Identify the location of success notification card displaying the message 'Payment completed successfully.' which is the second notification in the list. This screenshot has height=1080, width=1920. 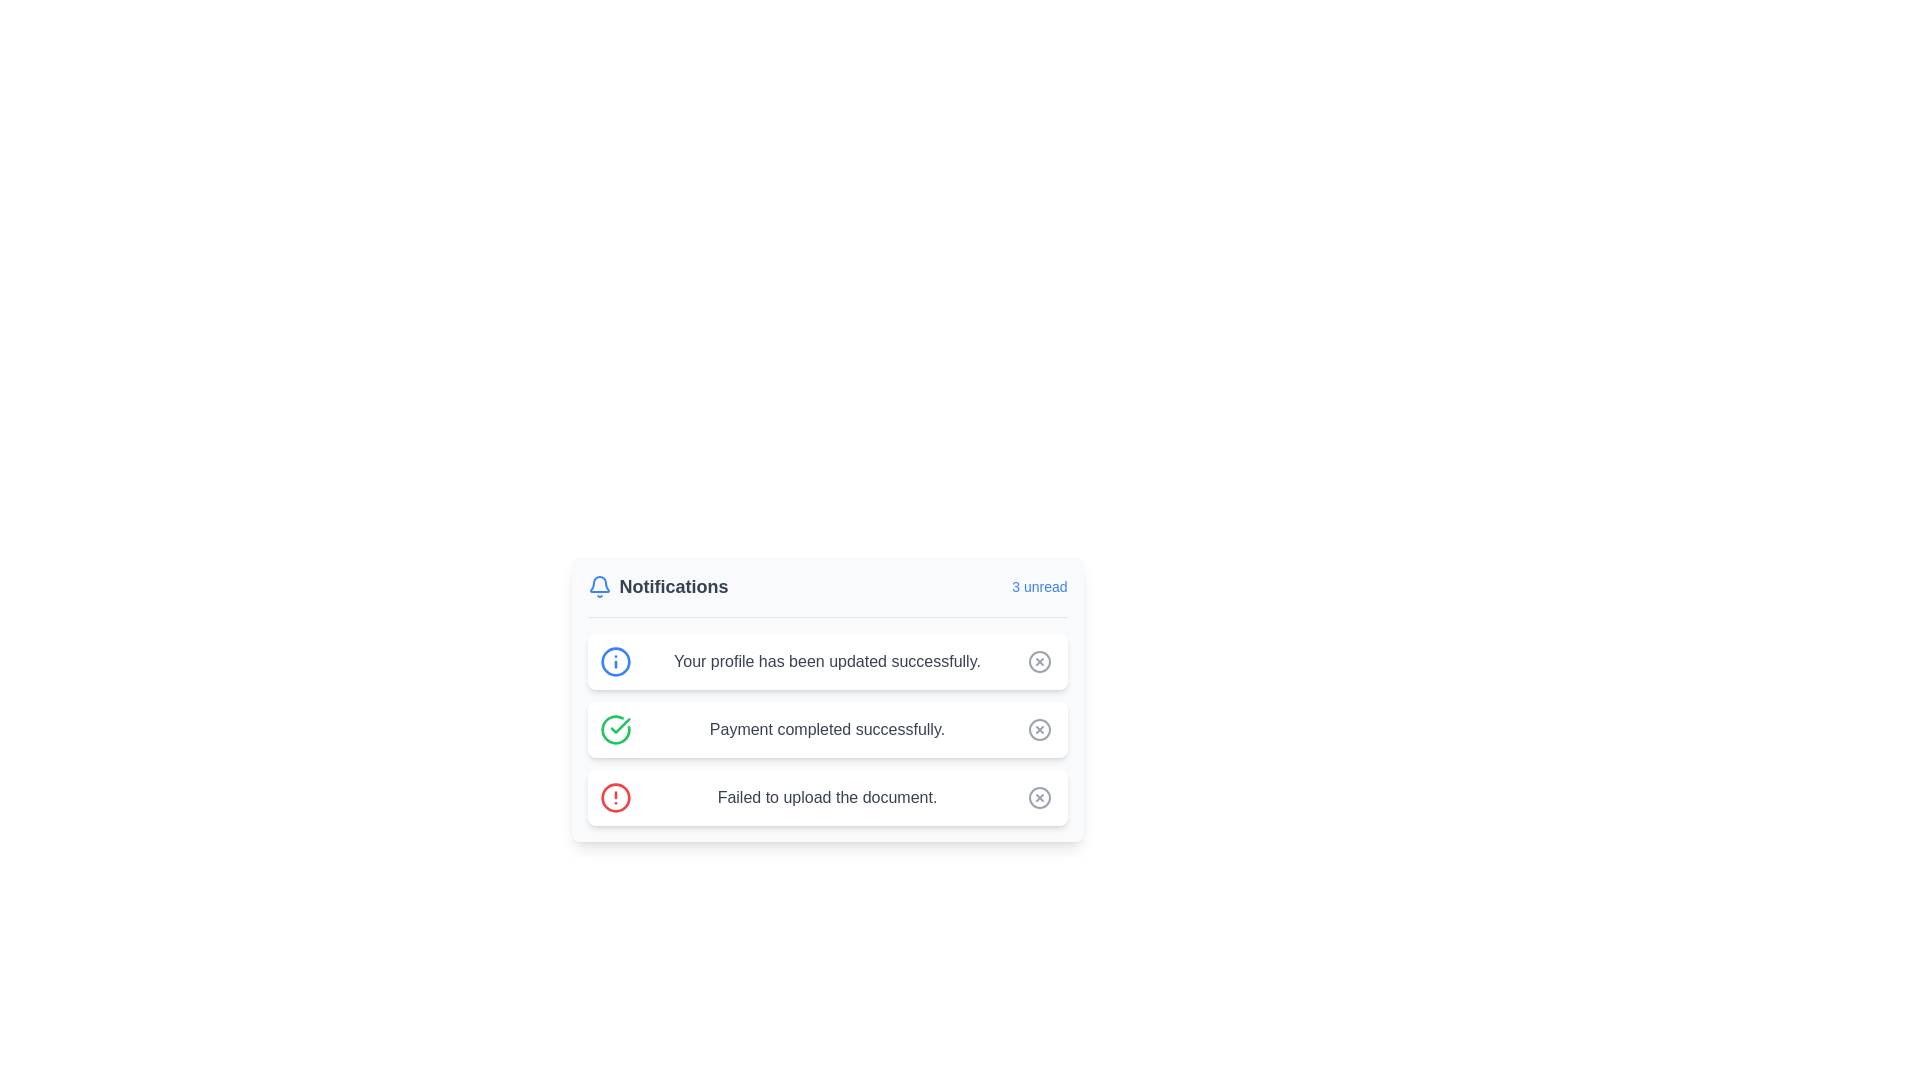
(827, 729).